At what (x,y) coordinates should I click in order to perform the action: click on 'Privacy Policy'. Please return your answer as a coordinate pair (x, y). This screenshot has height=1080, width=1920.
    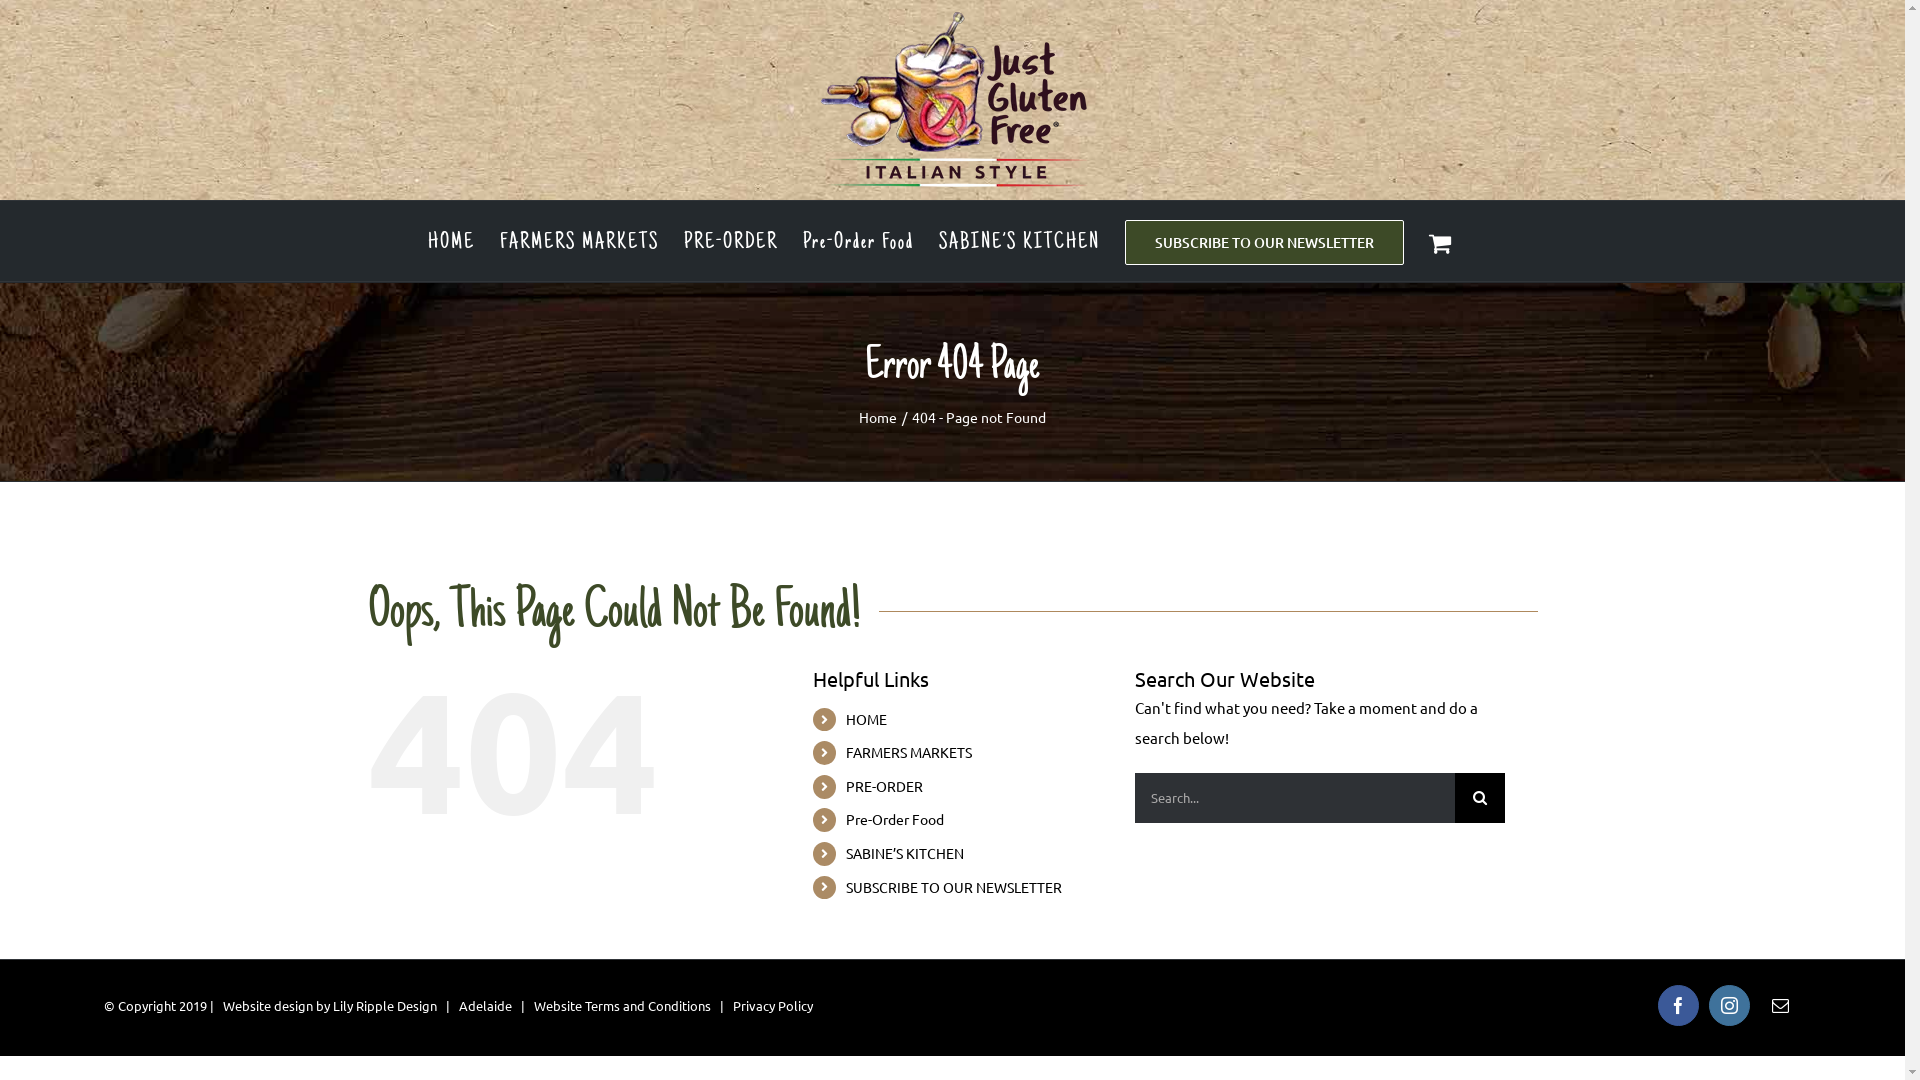
    Looking at the image, I should click on (771, 1005).